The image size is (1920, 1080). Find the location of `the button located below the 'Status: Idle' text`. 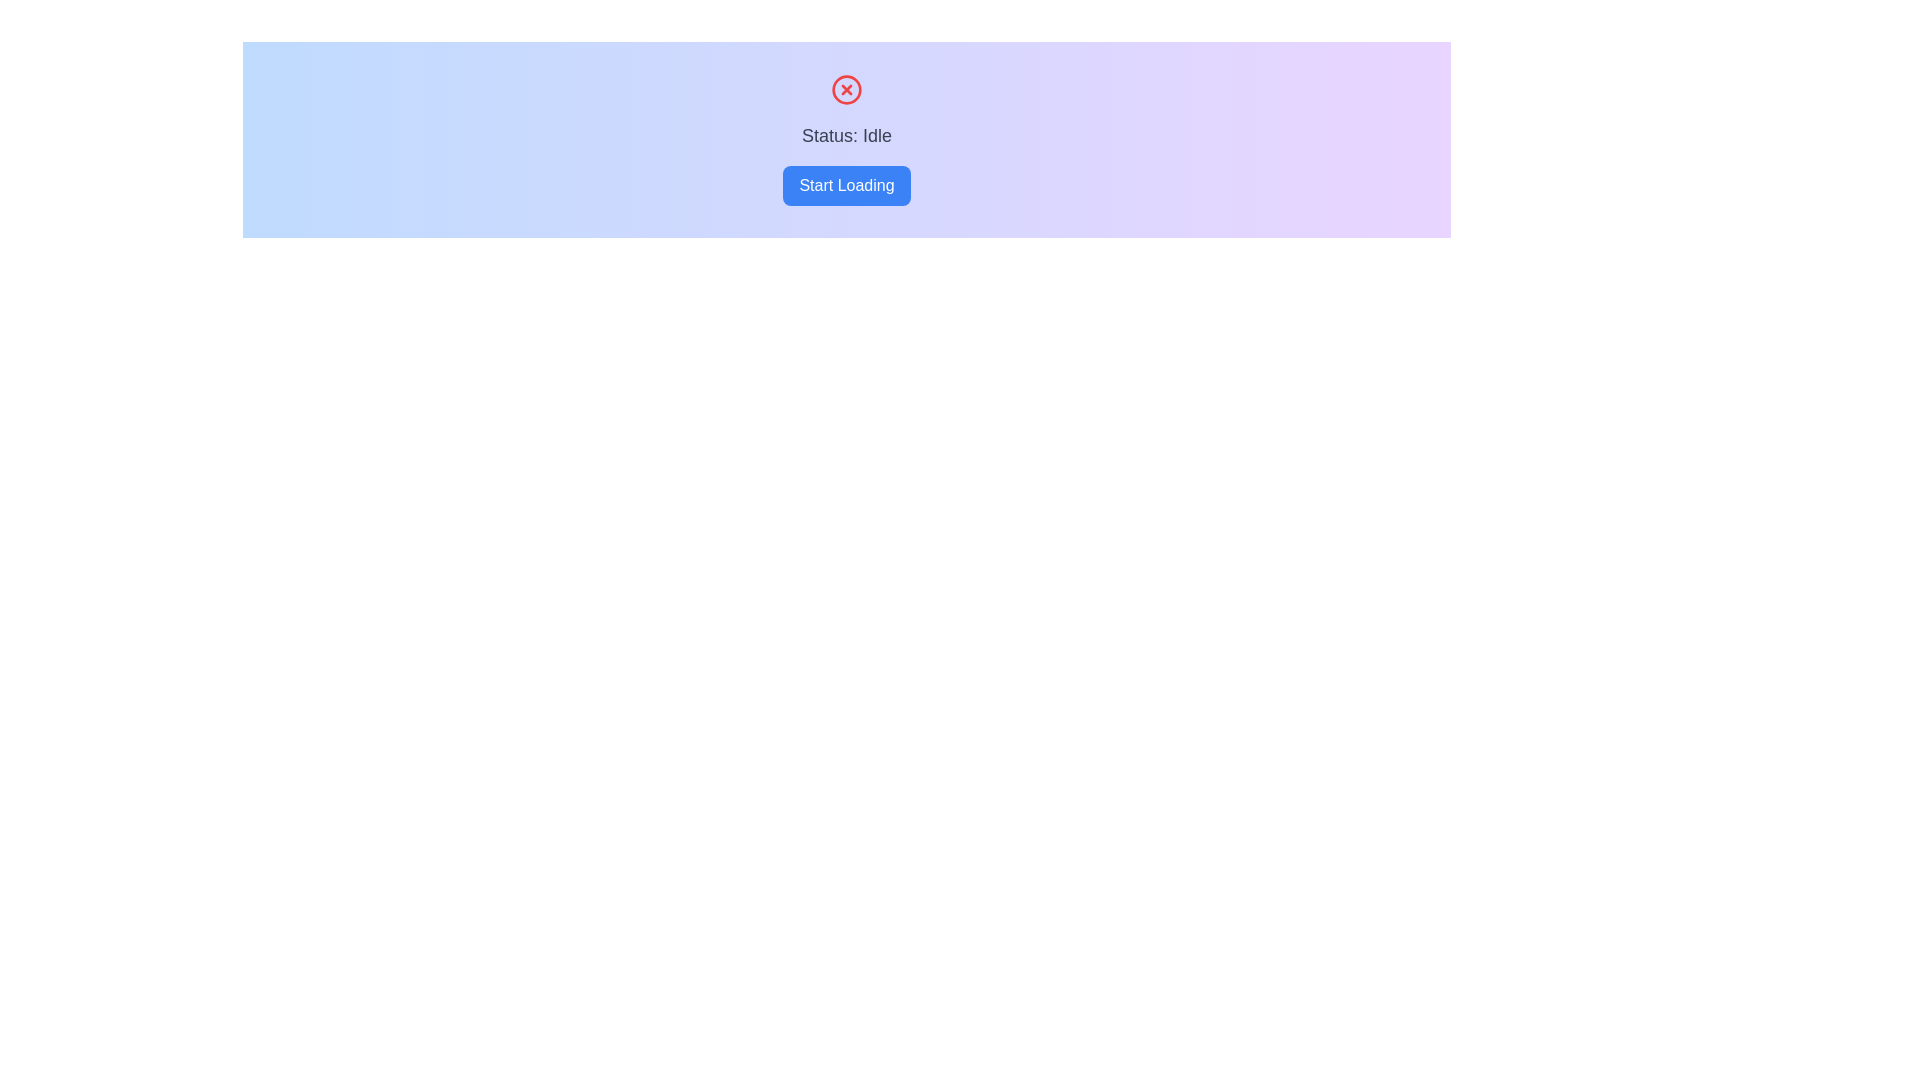

the button located below the 'Status: Idle' text is located at coordinates (846, 185).